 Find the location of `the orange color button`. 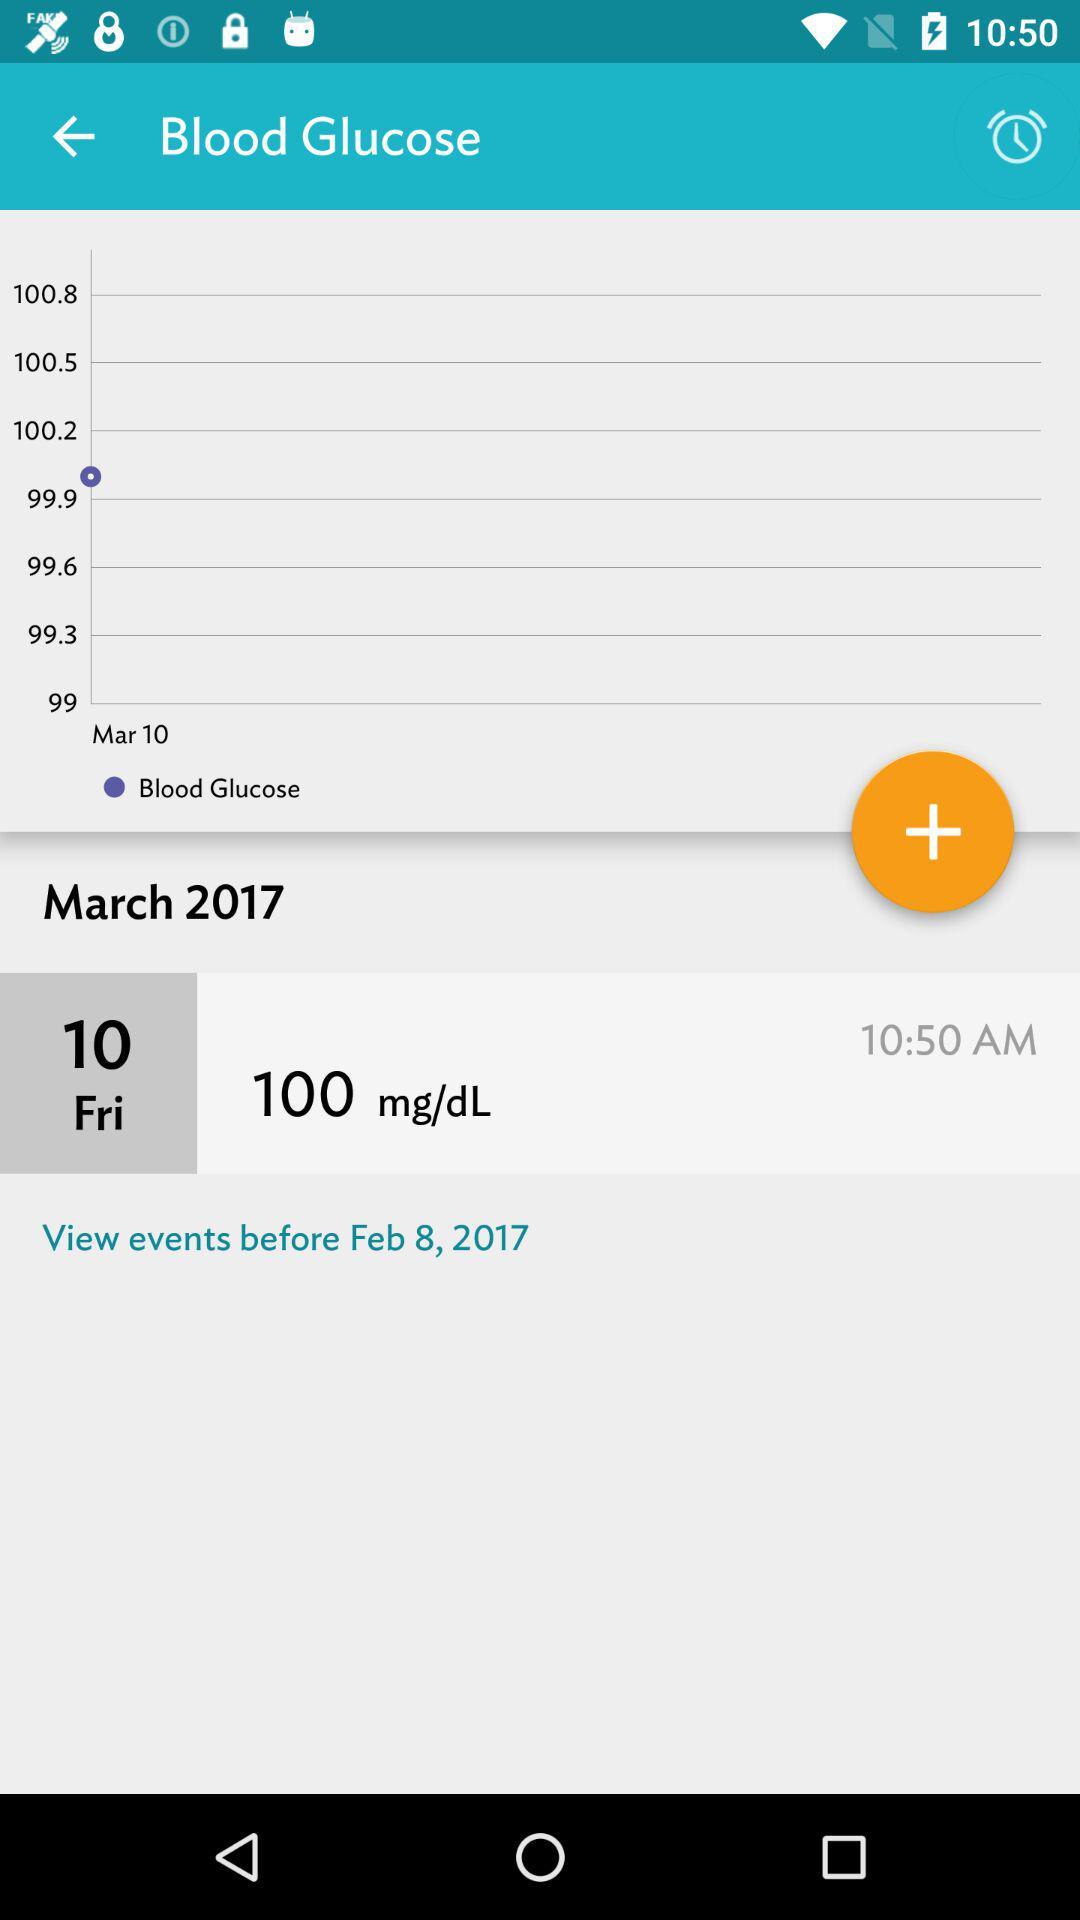

the orange color button is located at coordinates (933, 839).